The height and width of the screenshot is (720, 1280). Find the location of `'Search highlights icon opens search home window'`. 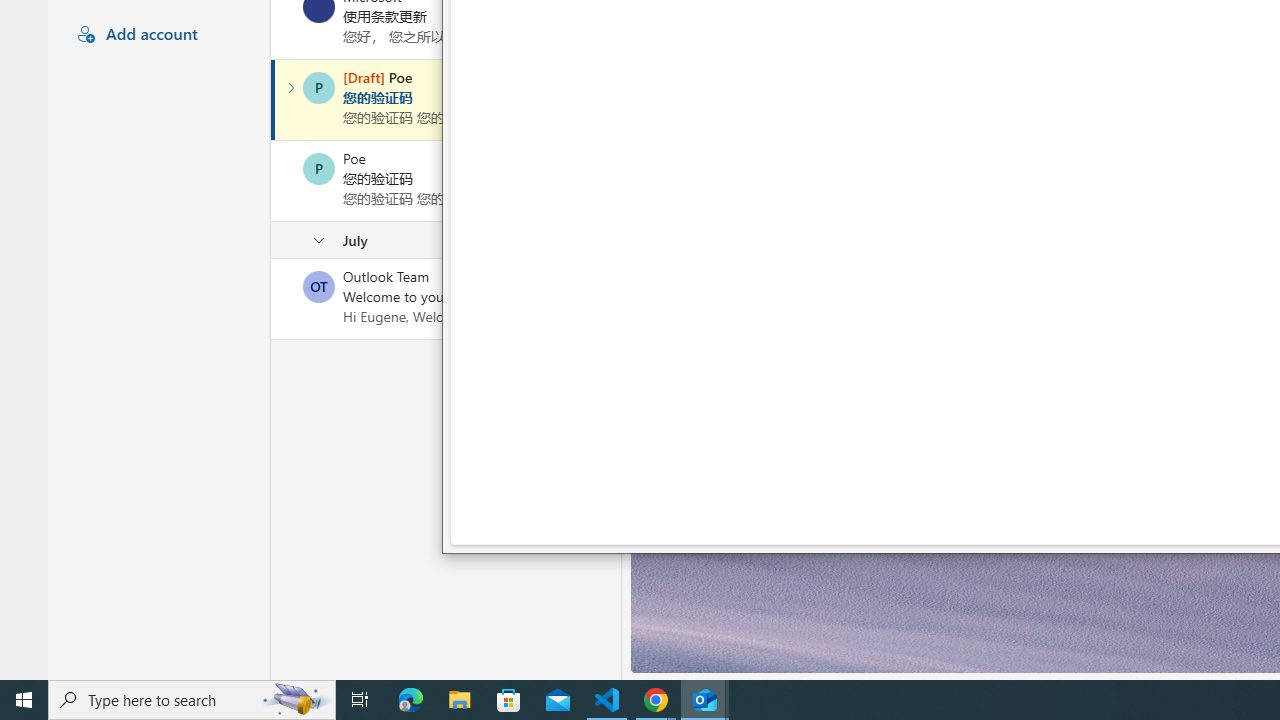

'Search highlights icon opens search home window' is located at coordinates (294, 698).